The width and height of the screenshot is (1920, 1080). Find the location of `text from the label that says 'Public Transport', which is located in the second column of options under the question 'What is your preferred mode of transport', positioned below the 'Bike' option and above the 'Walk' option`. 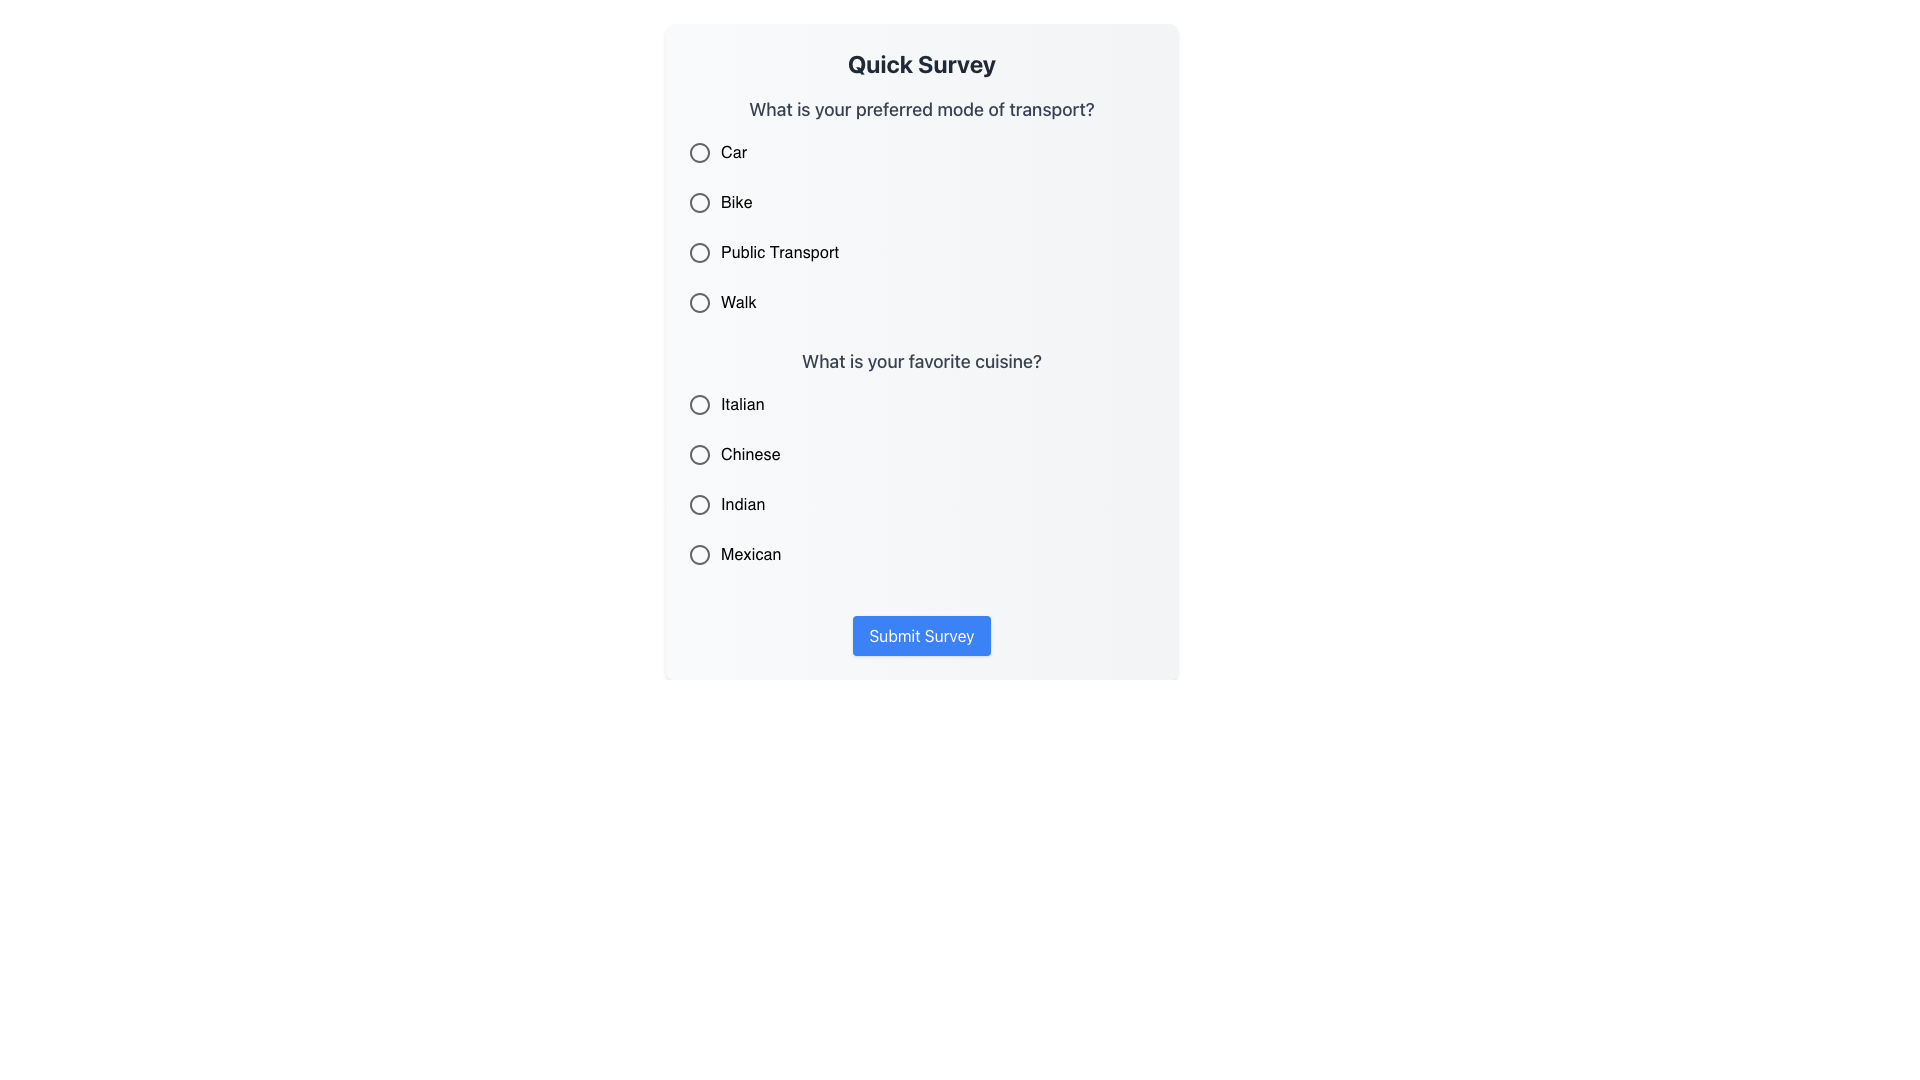

text from the label that says 'Public Transport', which is located in the second column of options under the question 'What is your preferred mode of transport', positioned below the 'Bike' option and above the 'Walk' option is located at coordinates (779, 252).